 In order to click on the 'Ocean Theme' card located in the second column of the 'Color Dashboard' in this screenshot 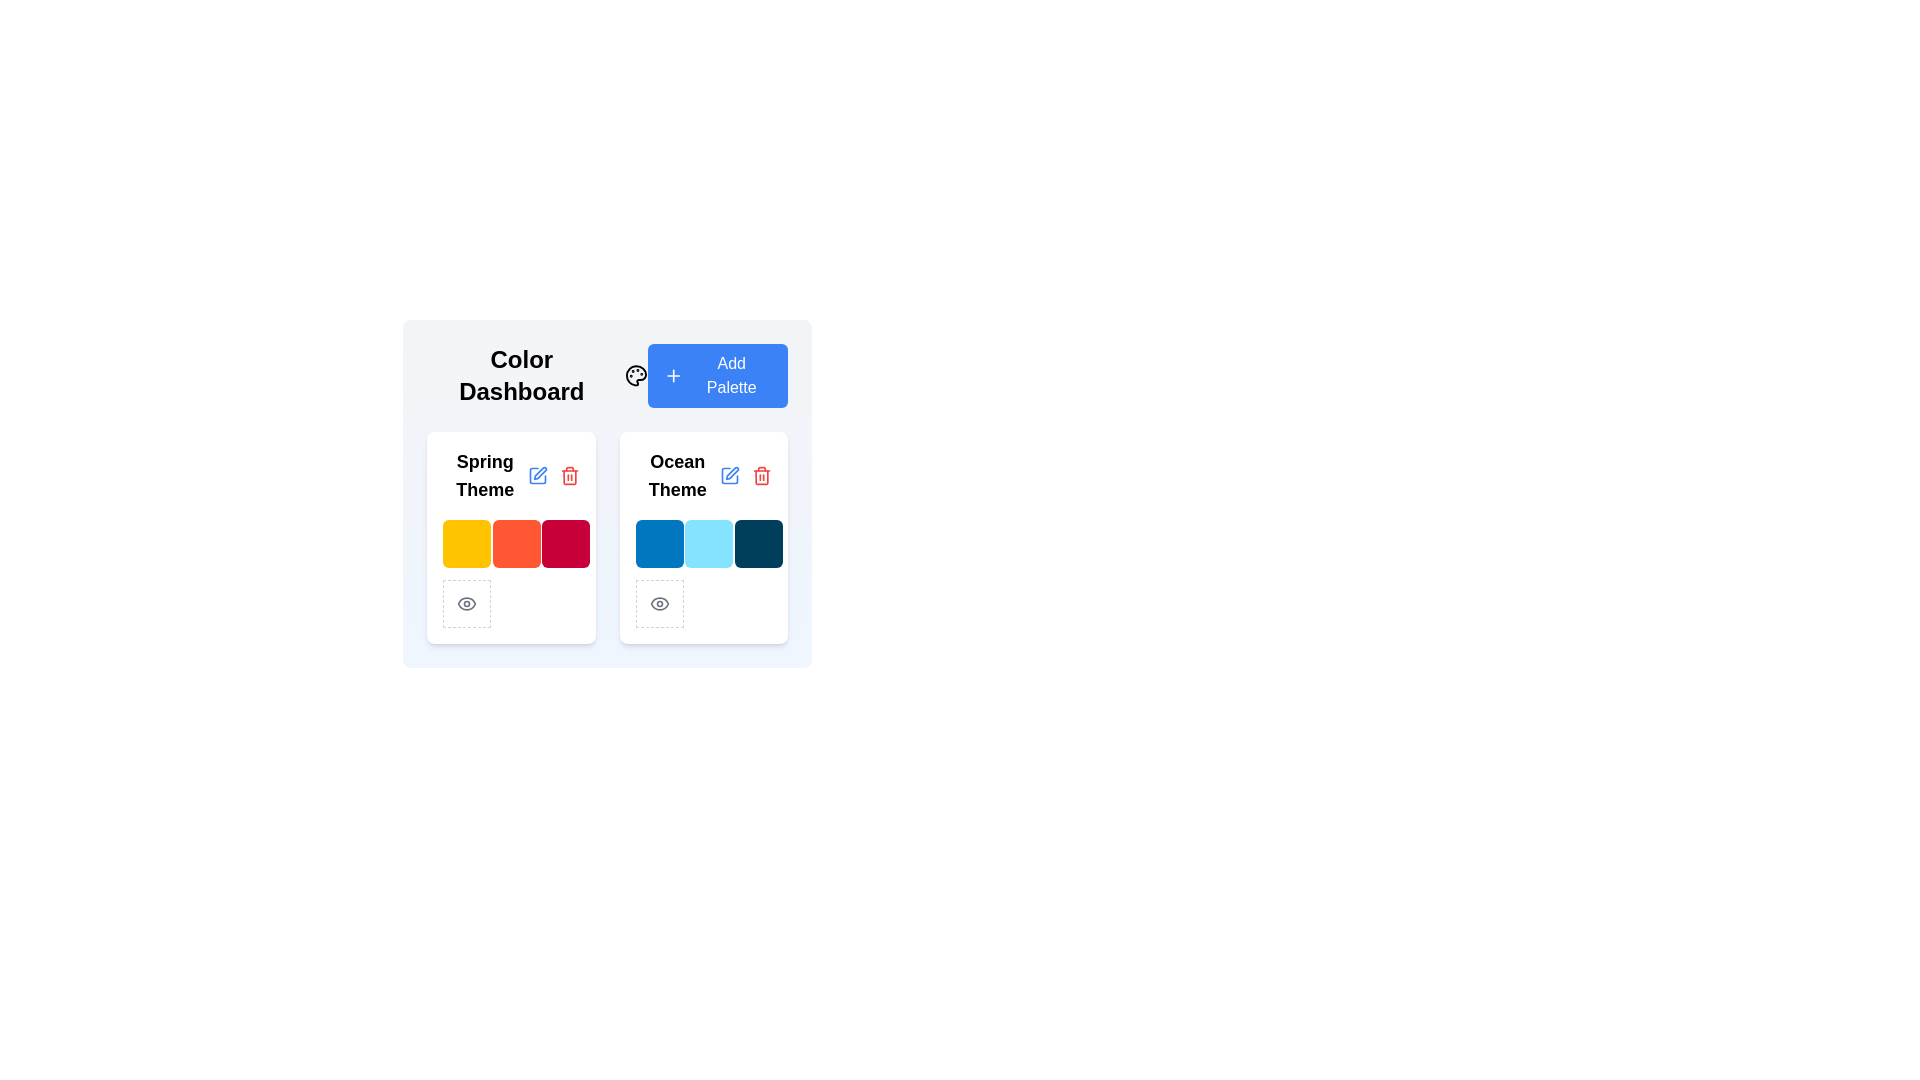, I will do `click(703, 536)`.